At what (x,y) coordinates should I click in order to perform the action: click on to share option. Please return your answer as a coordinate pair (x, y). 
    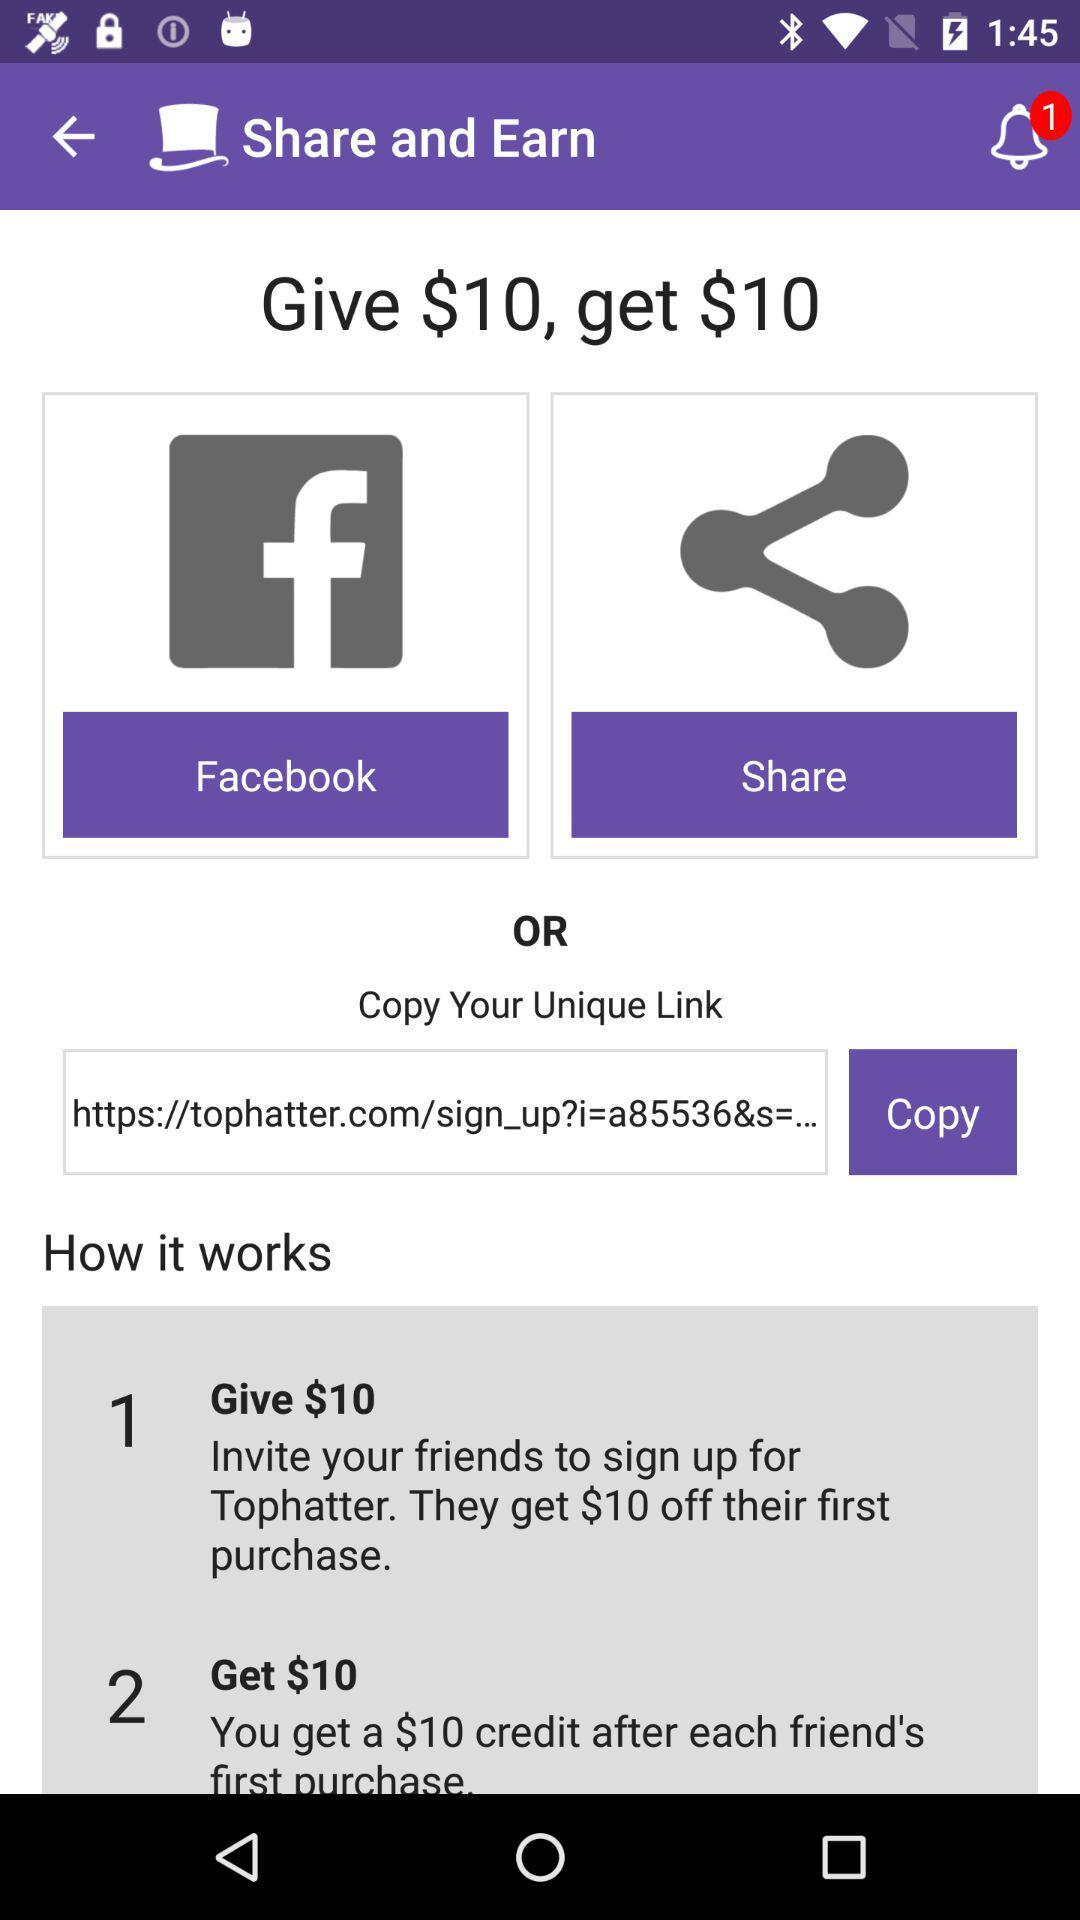
    Looking at the image, I should click on (793, 552).